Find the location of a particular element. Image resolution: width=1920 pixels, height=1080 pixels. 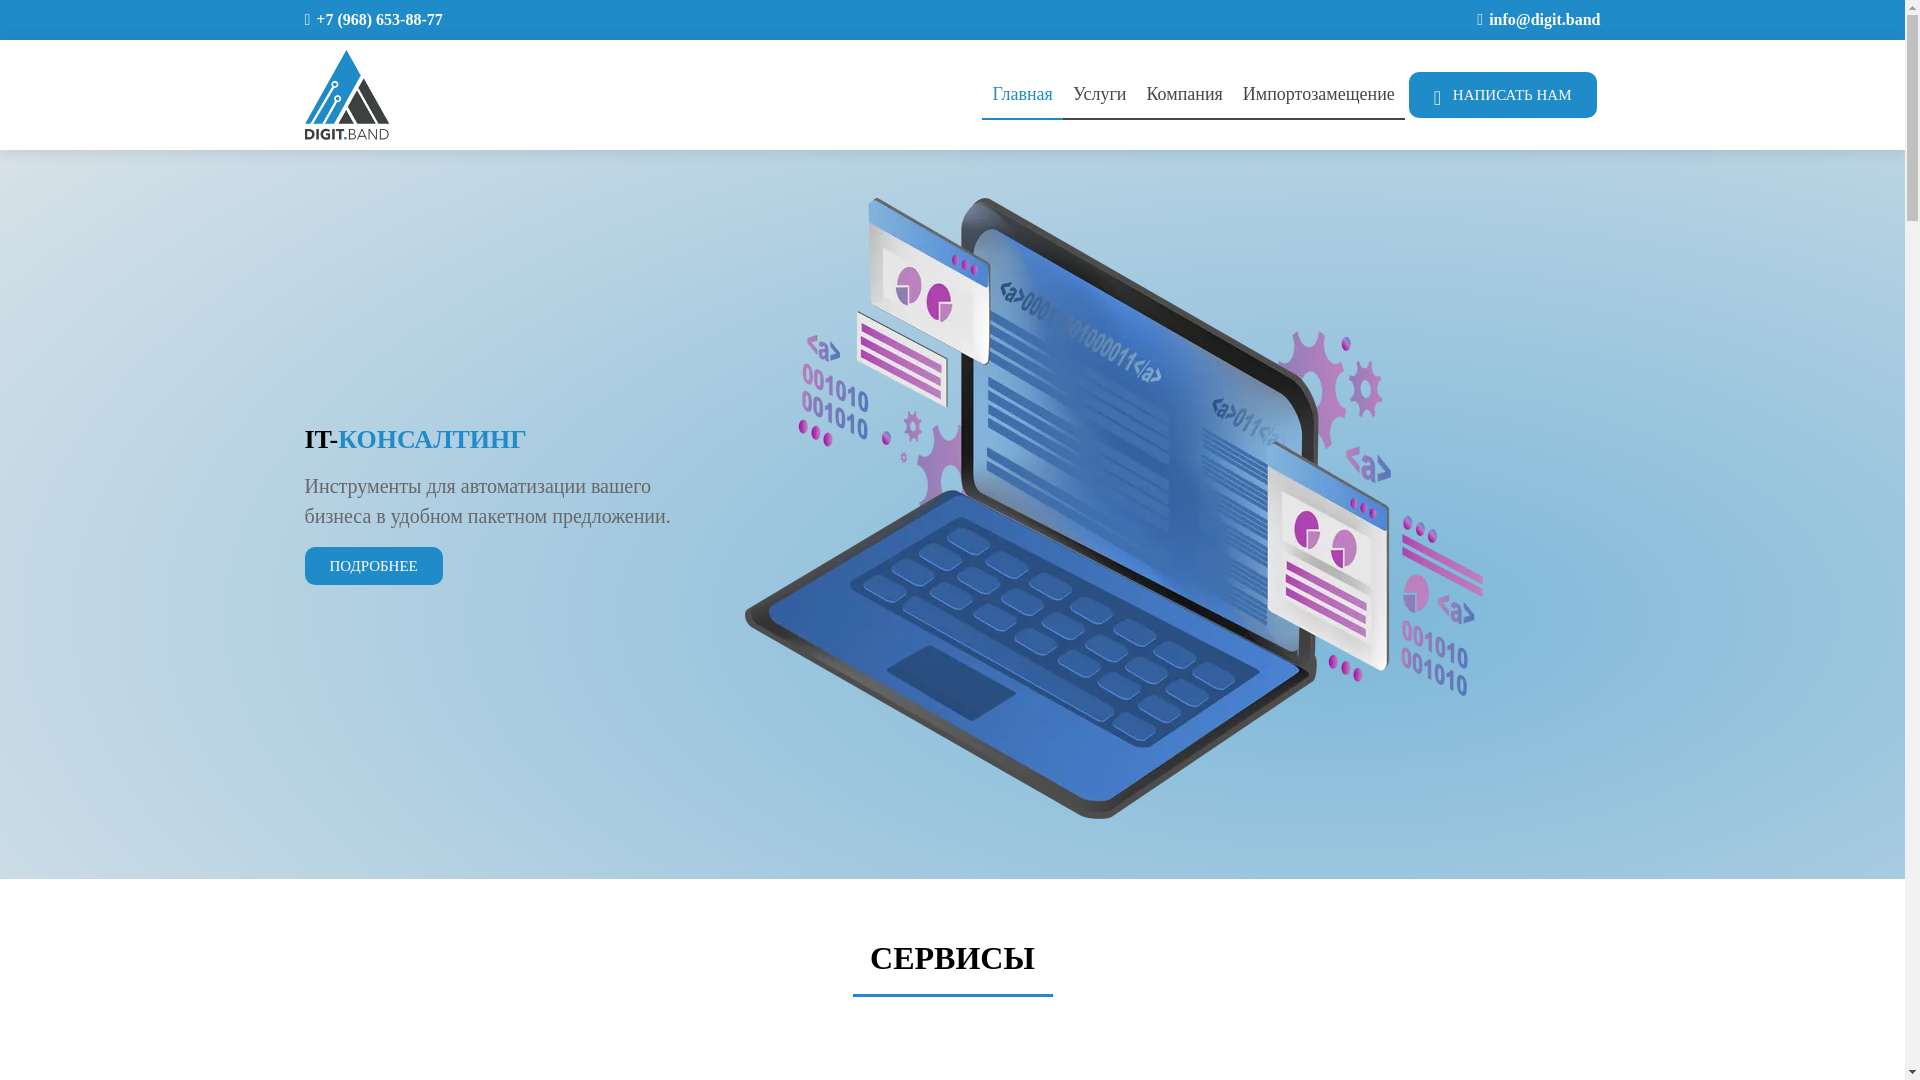

'+7 (968) 653-88-77' is located at coordinates (379, 19).